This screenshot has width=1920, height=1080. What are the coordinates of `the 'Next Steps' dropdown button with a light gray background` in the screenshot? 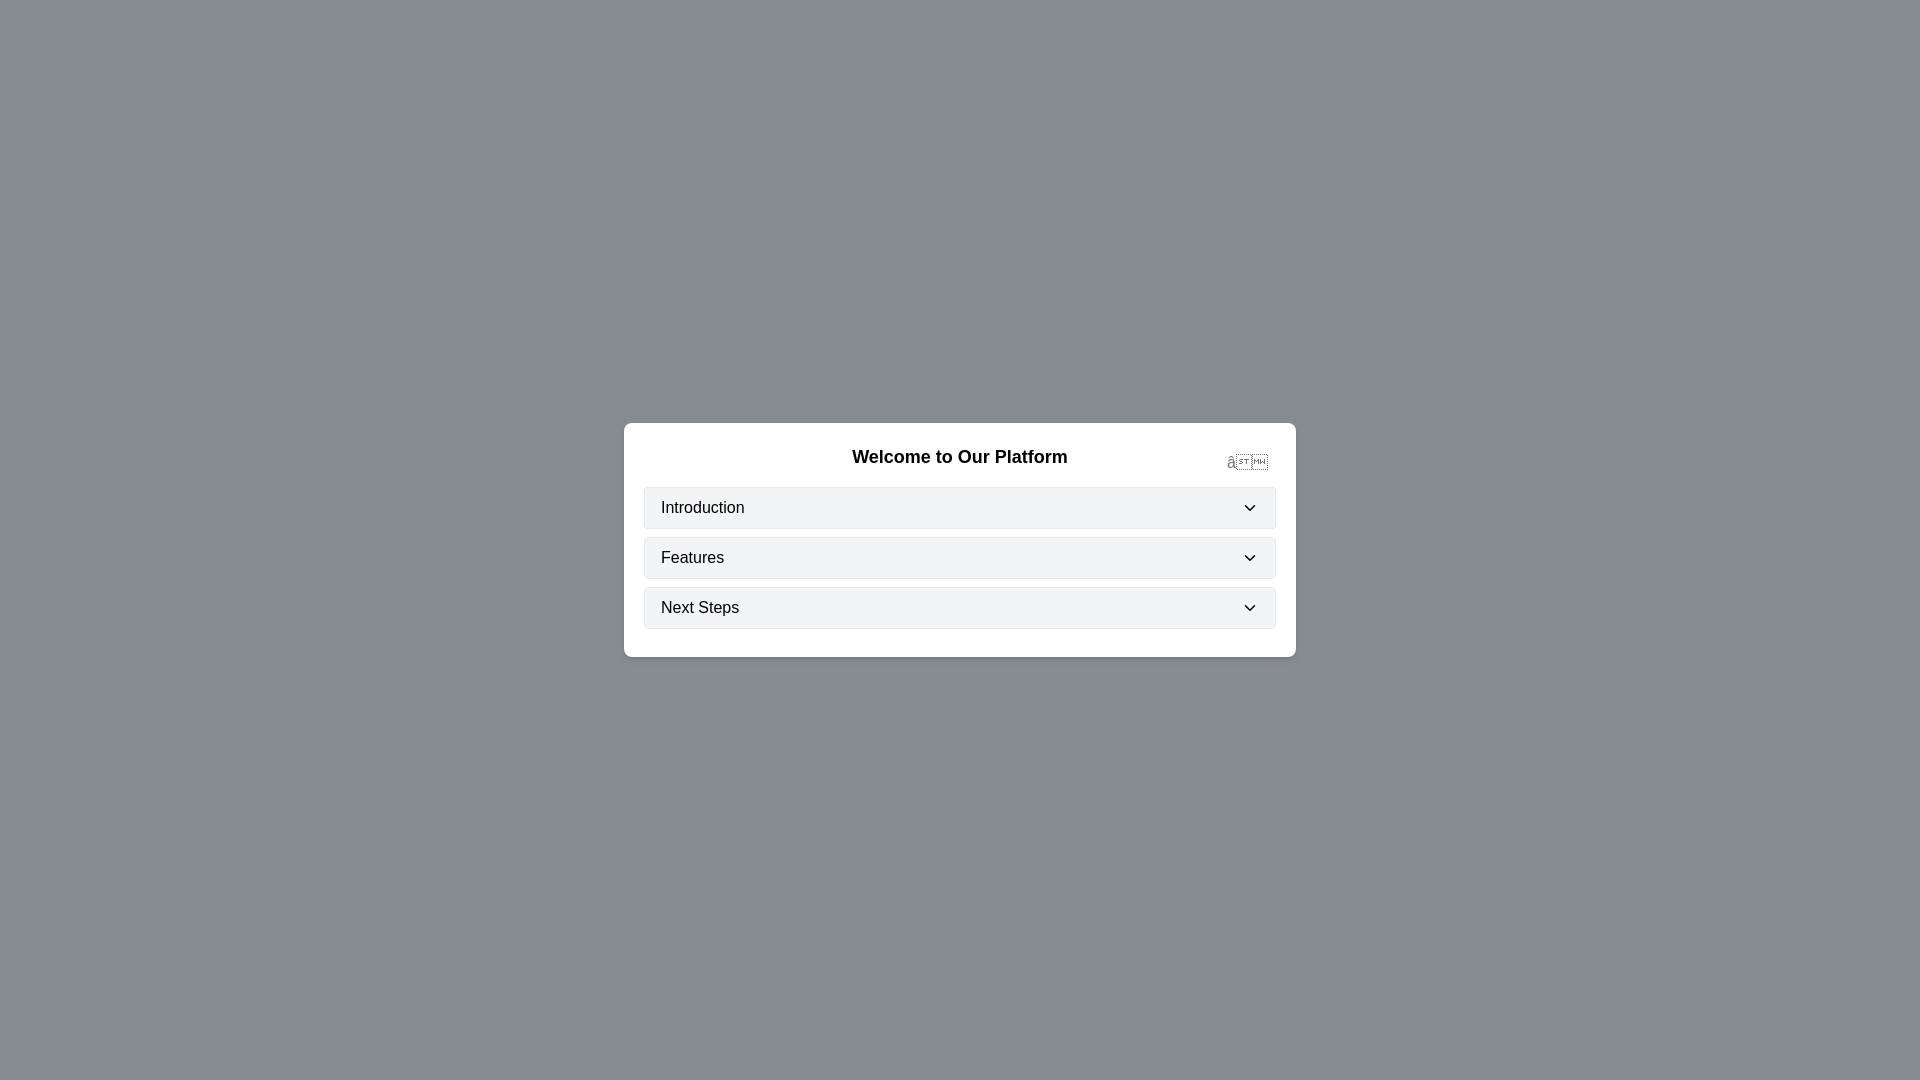 It's located at (960, 607).